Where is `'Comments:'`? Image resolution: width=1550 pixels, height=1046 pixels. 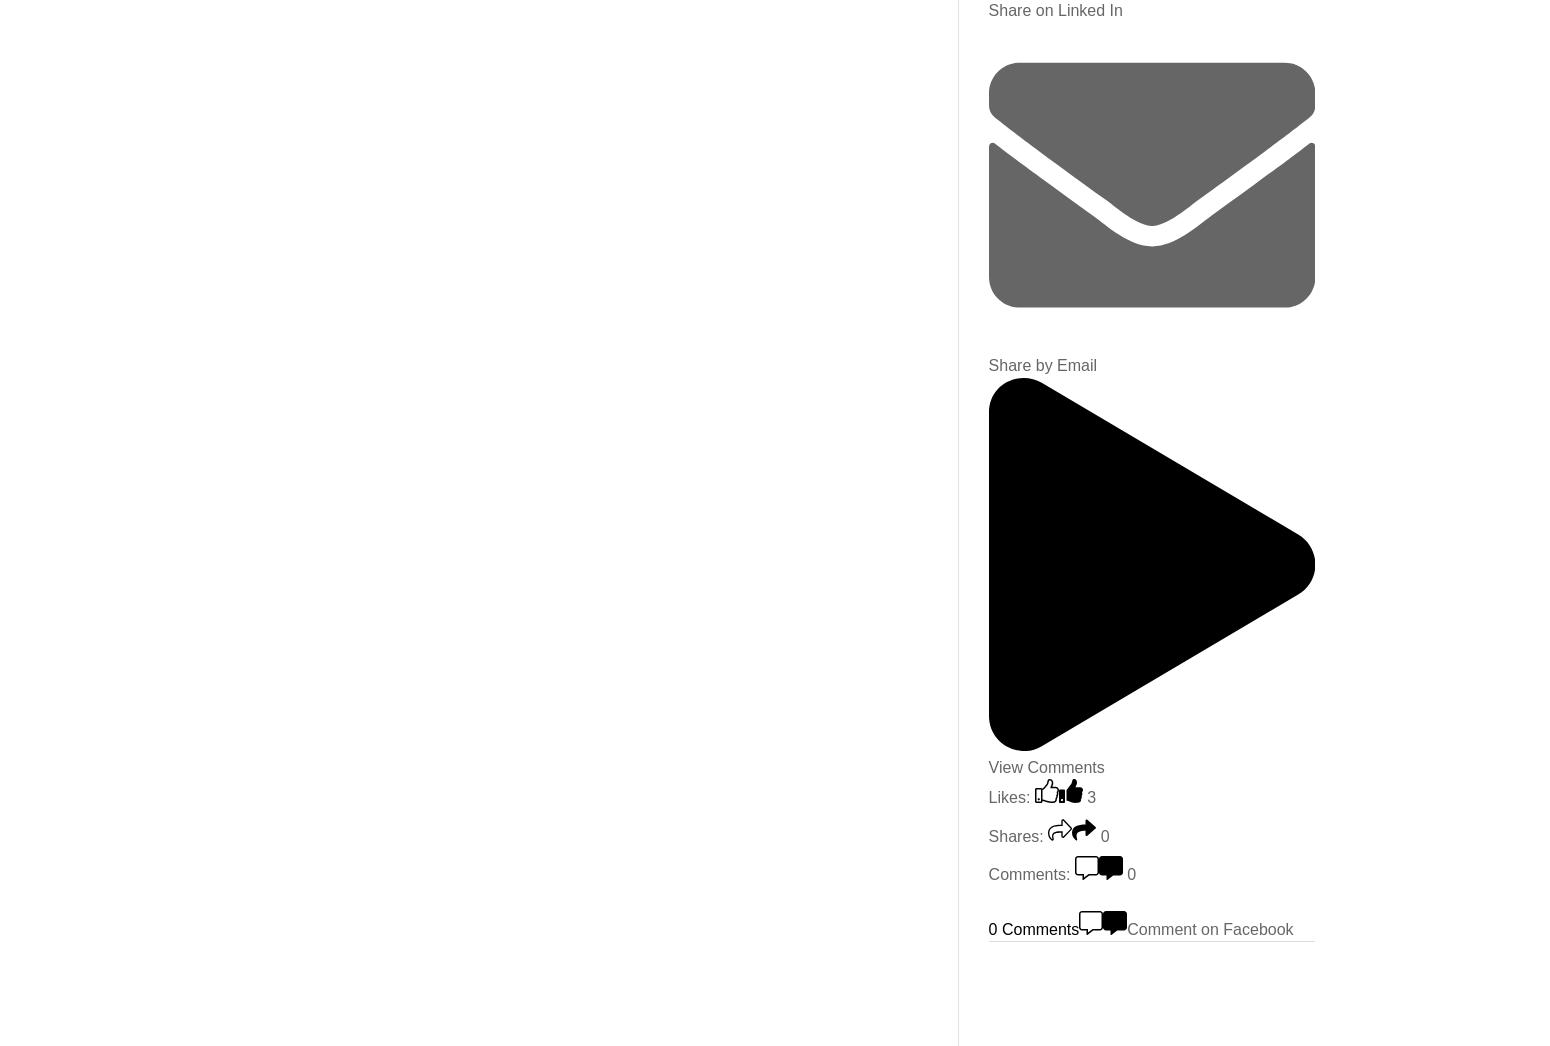
'Comments:' is located at coordinates (1029, 873).